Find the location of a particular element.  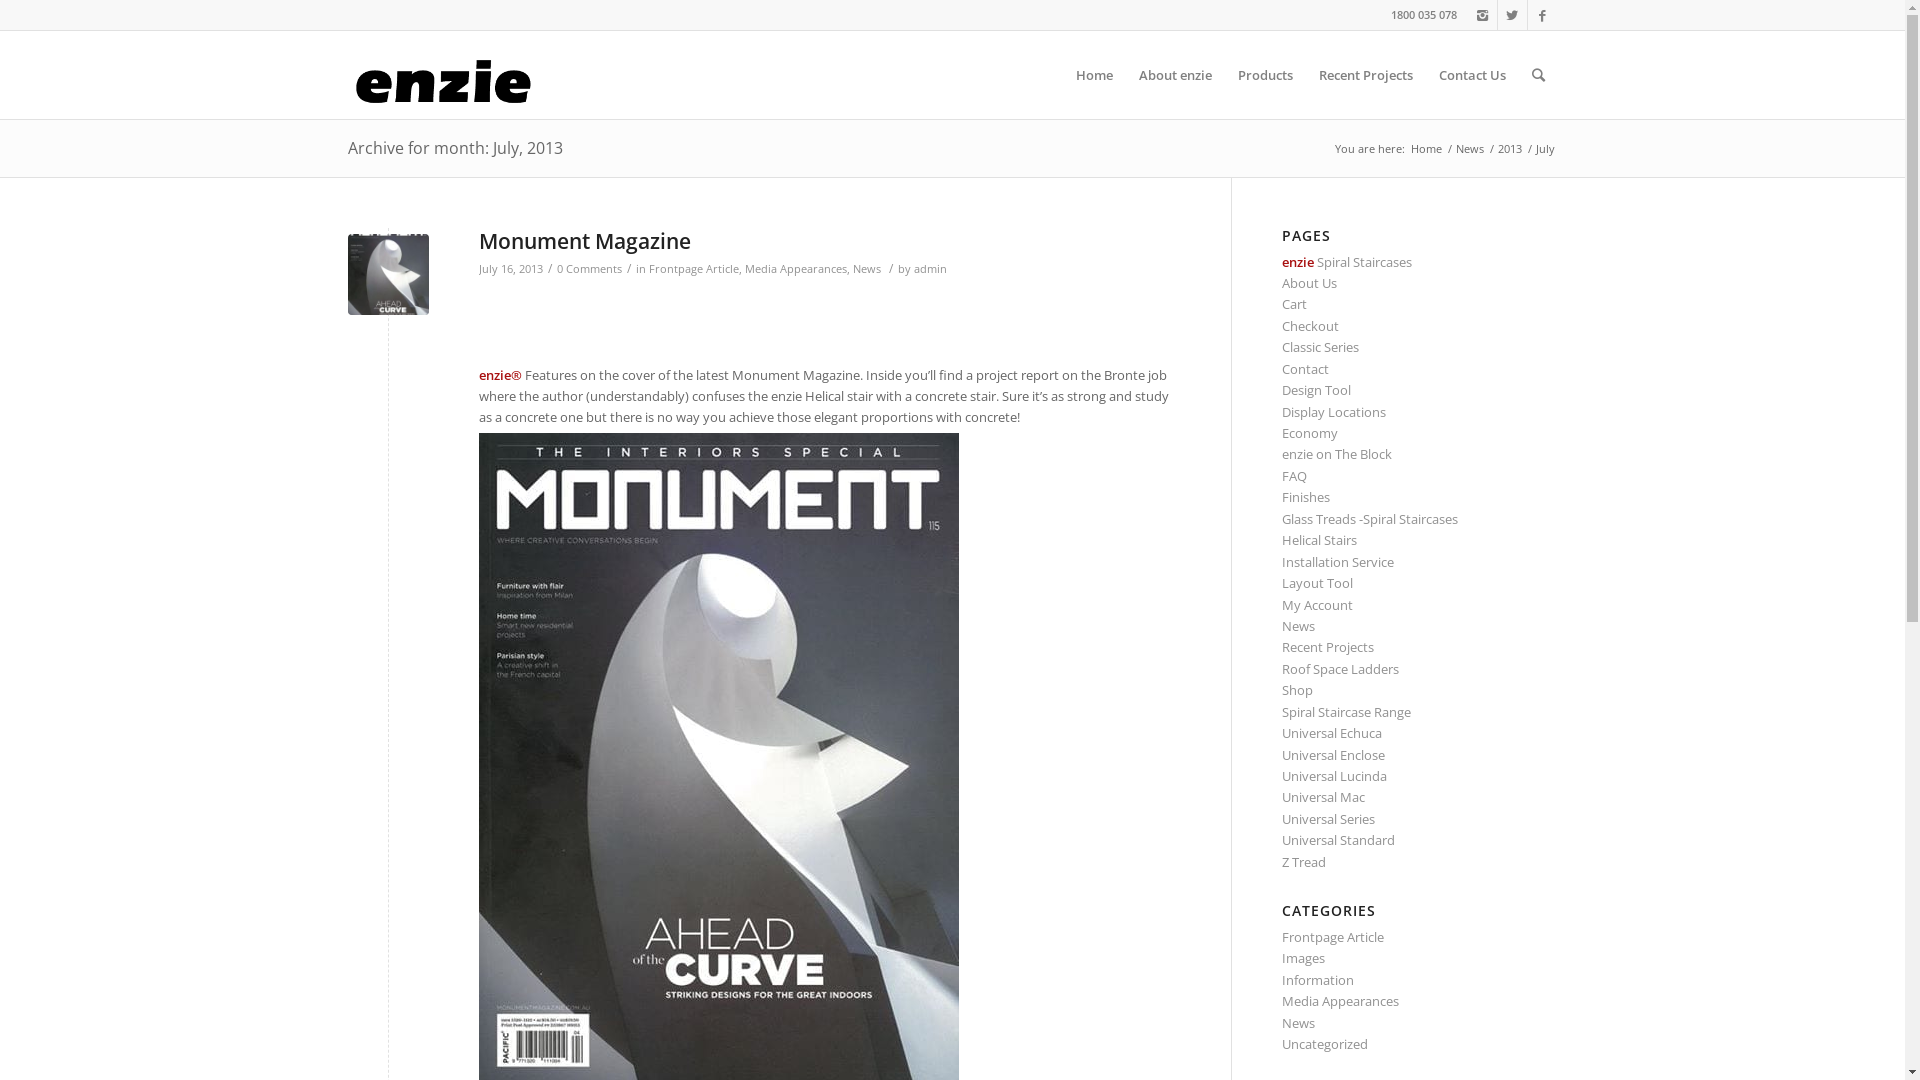

'Cart' is located at coordinates (1294, 304).